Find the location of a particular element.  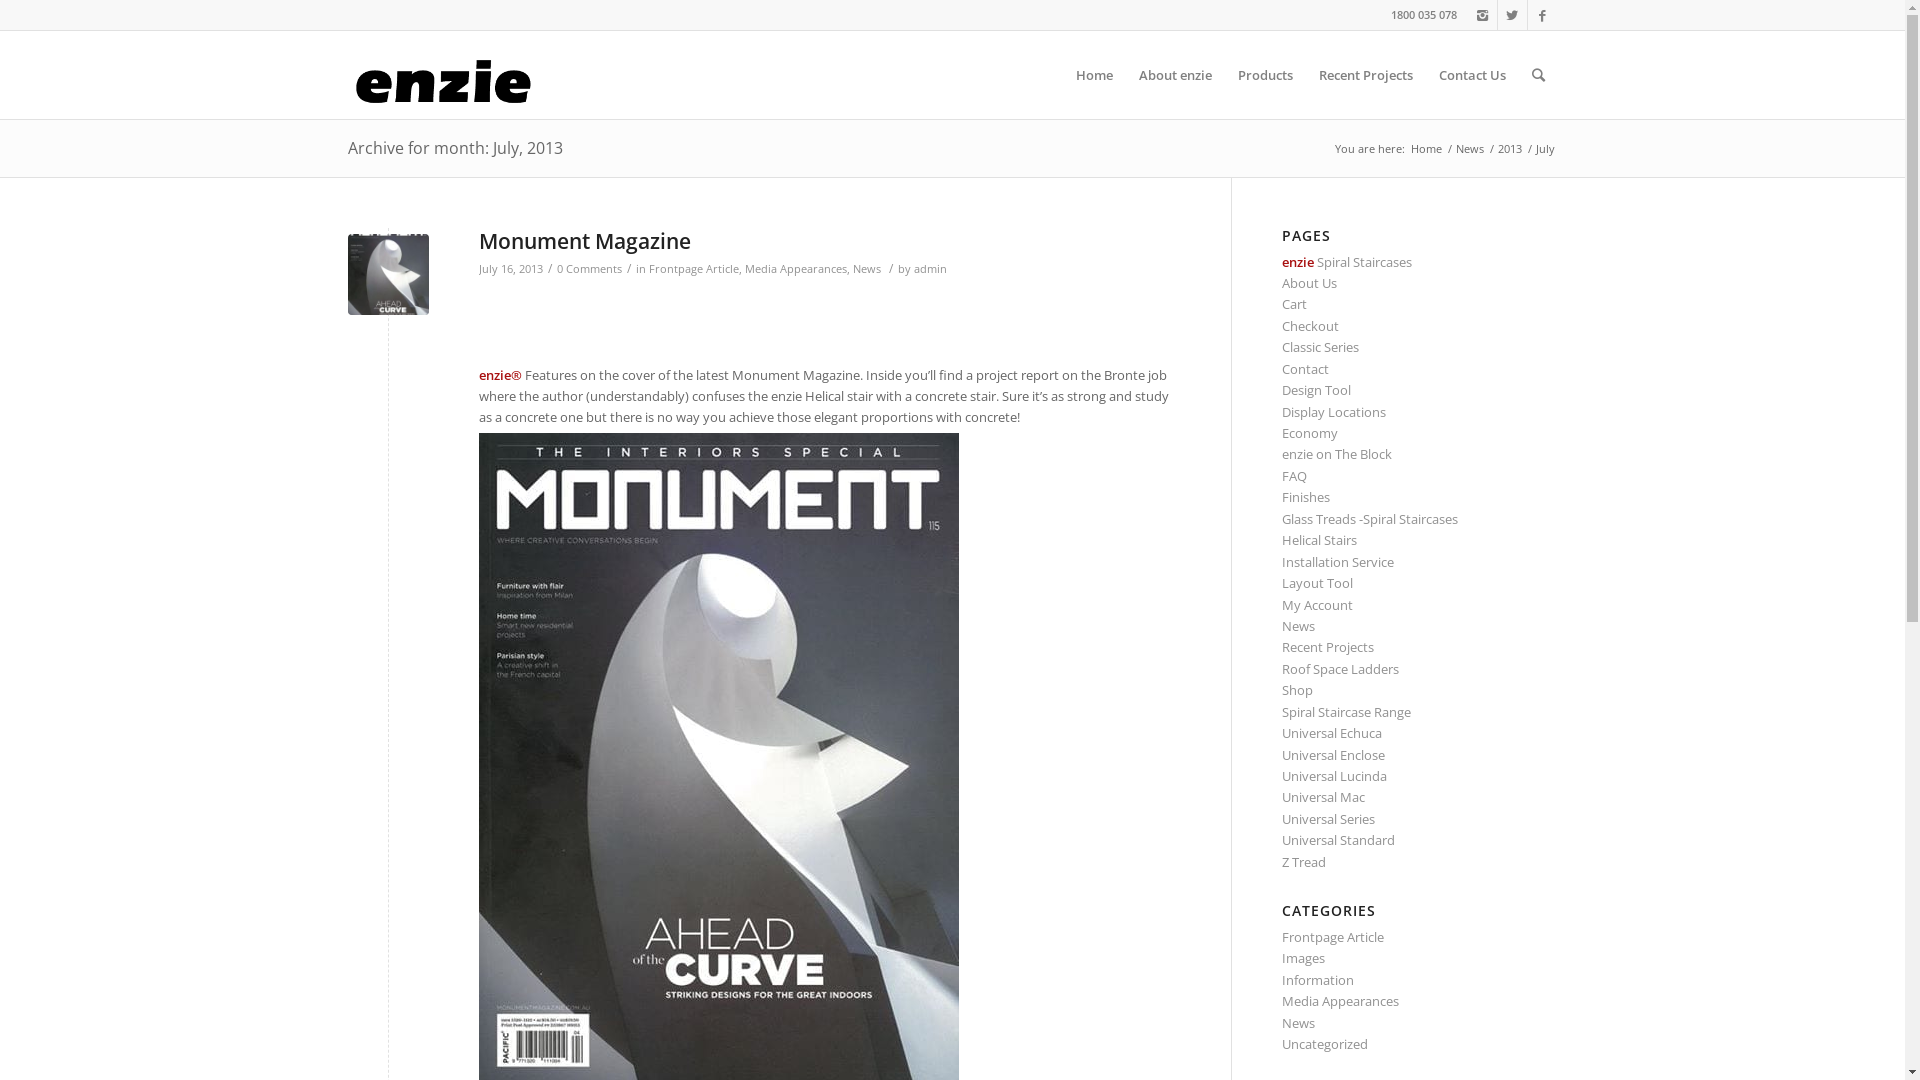

'Cart' is located at coordinates (1294, 304).